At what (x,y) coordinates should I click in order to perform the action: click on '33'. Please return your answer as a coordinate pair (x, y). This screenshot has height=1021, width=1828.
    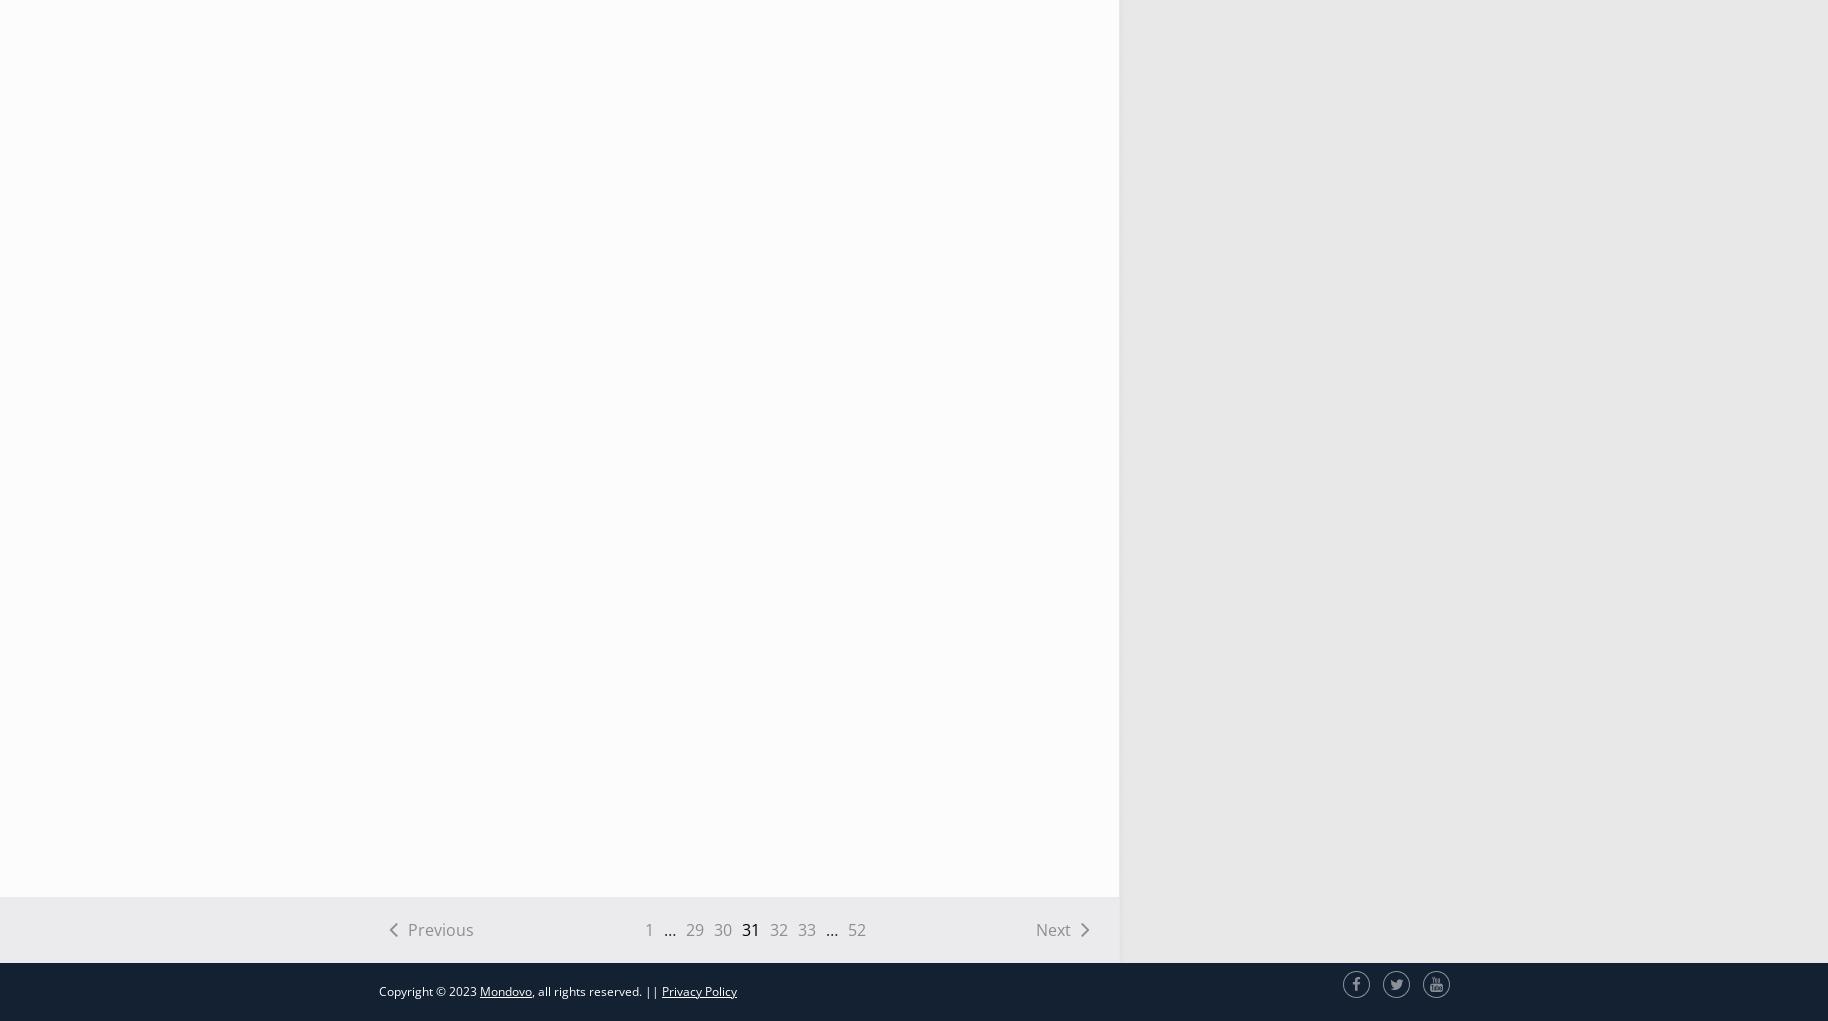
    Looking at the image, I should click on (805, 929).